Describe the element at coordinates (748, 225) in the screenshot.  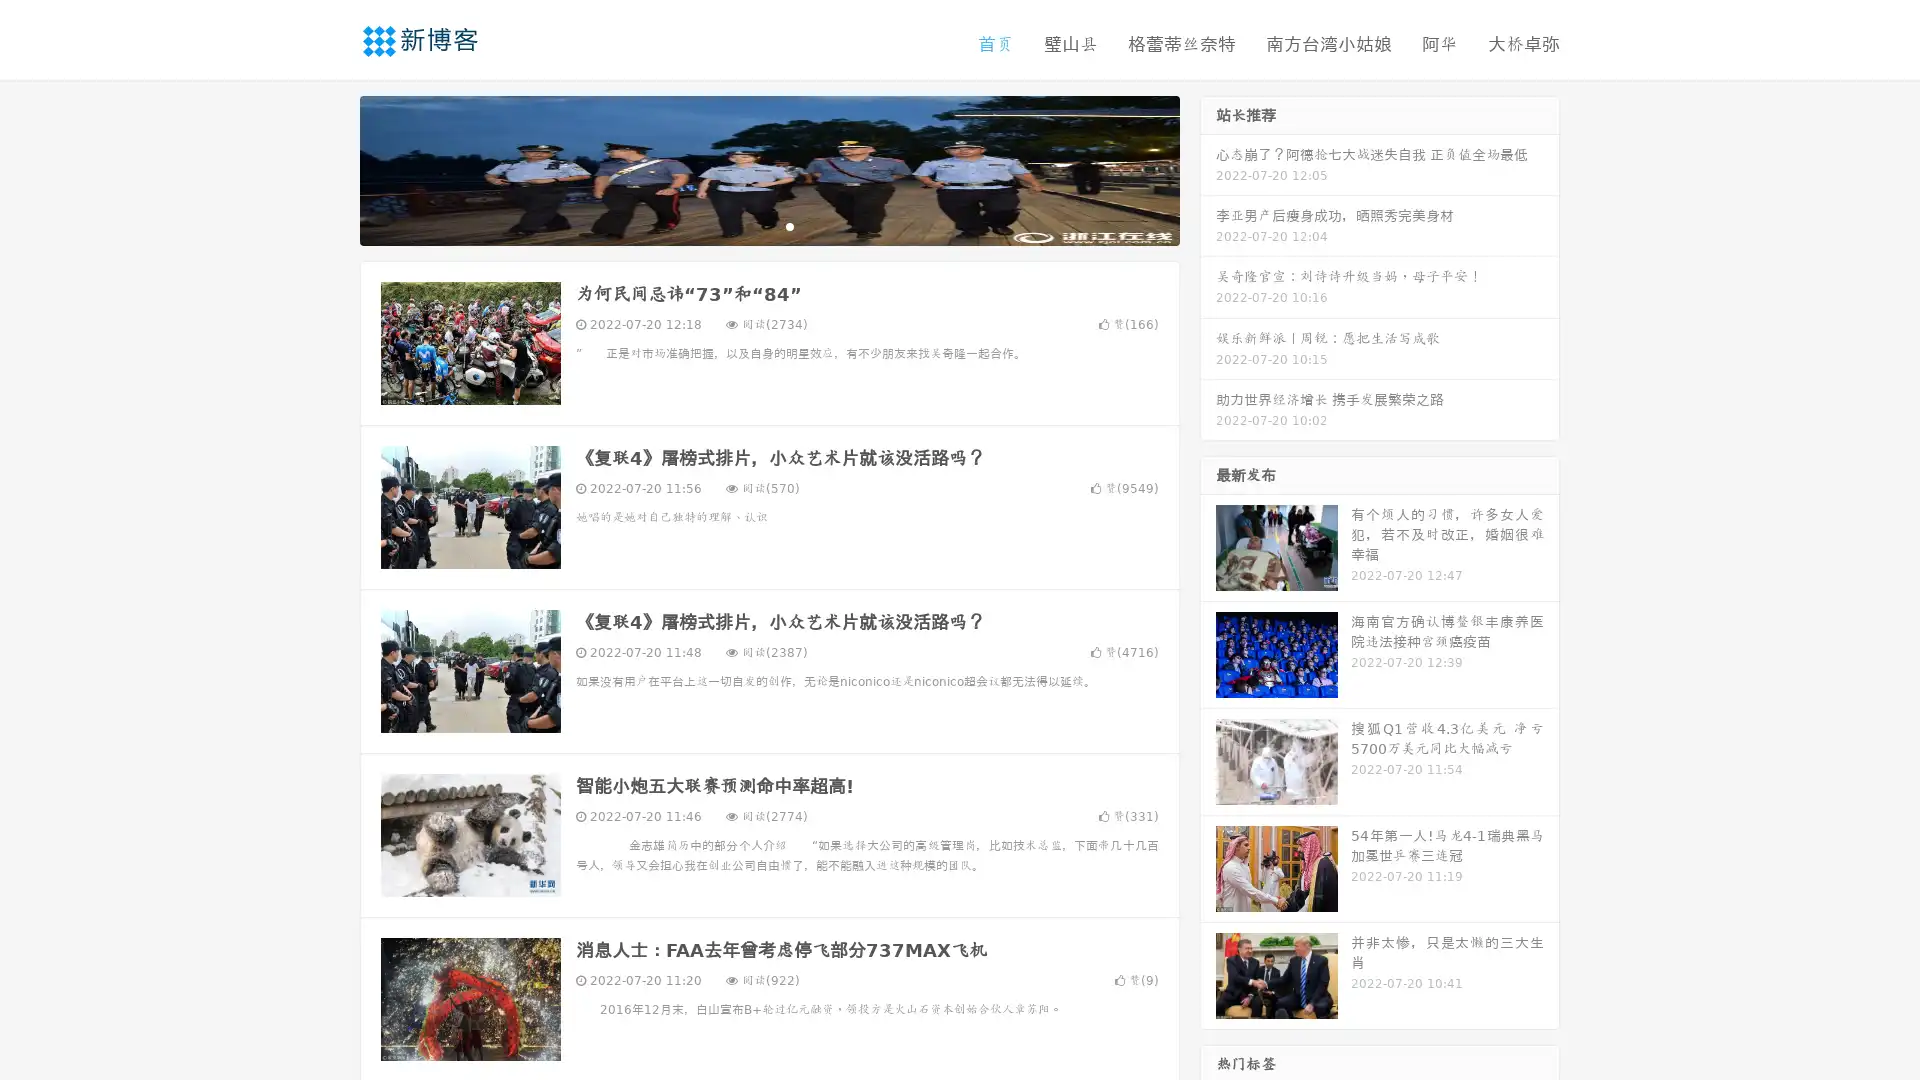
I see `Go to slide 1` at that location.